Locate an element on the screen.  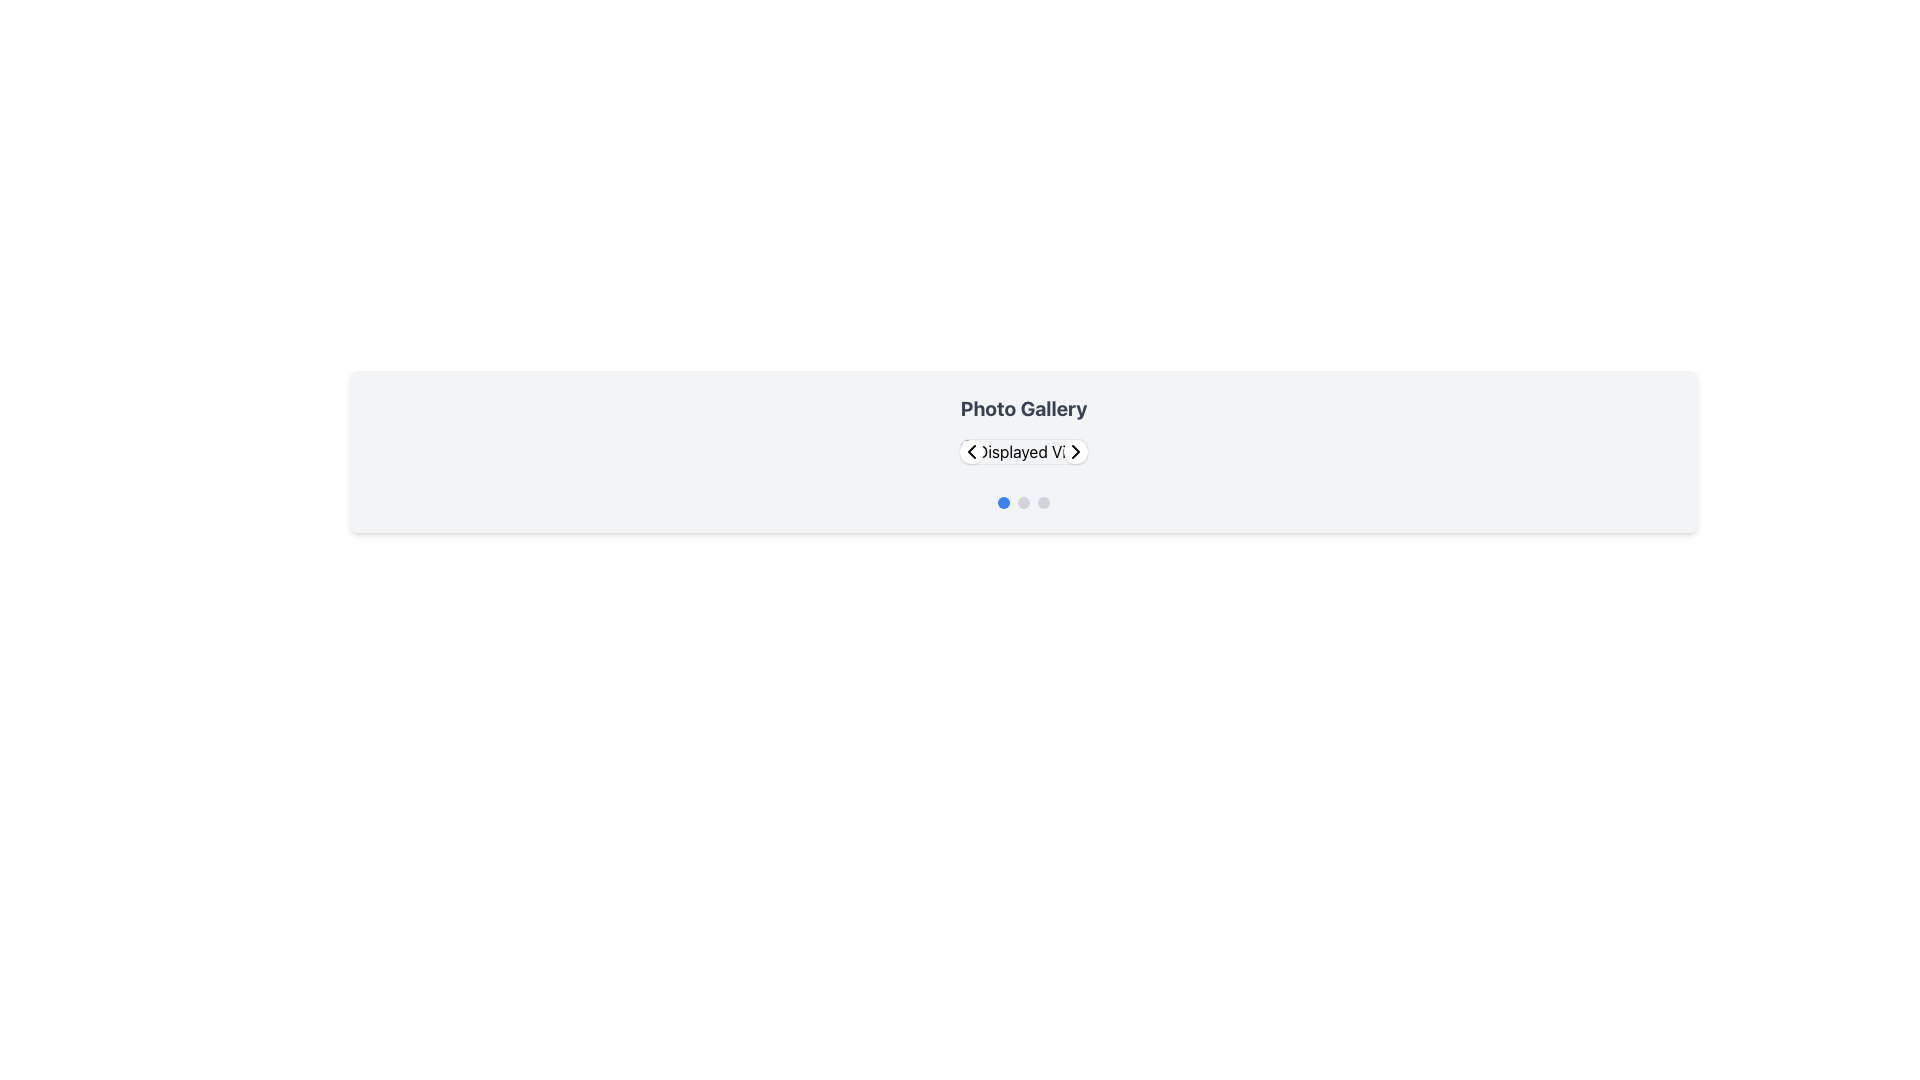
the 'Previous Image' button is located at coordinates (971, 451).